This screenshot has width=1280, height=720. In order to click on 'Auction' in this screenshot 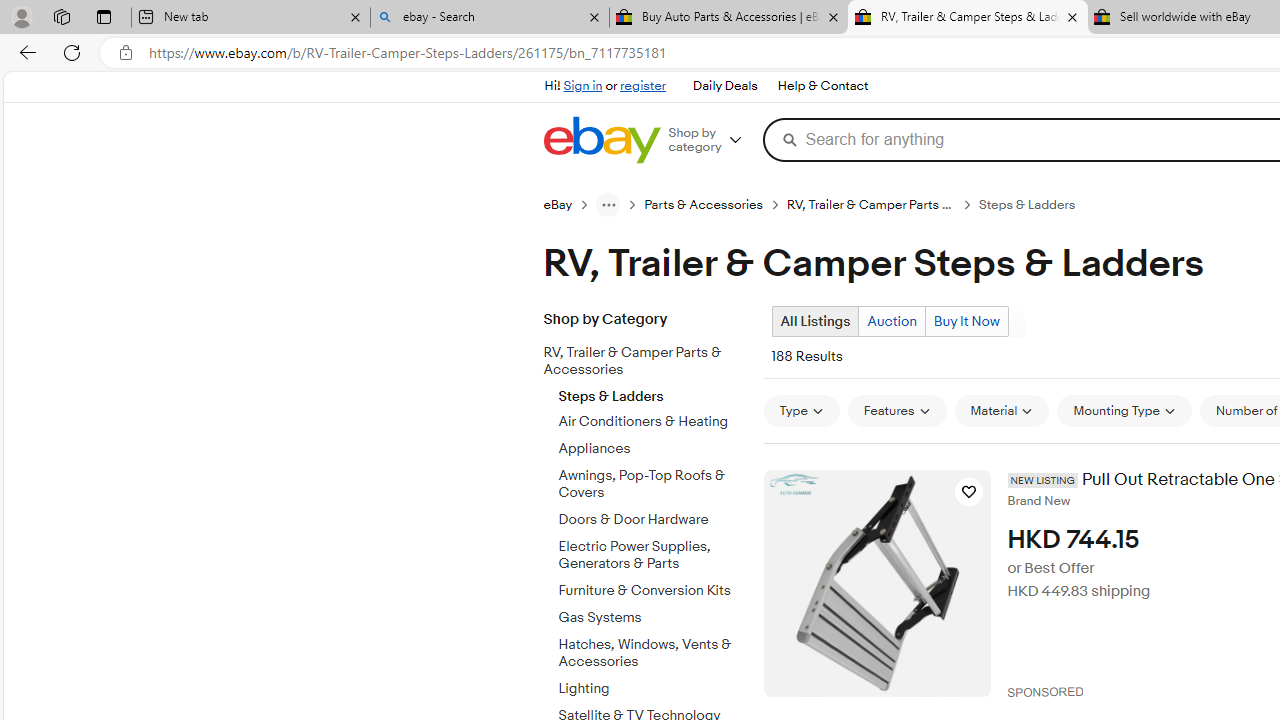, I will do `click(890, 320)`.